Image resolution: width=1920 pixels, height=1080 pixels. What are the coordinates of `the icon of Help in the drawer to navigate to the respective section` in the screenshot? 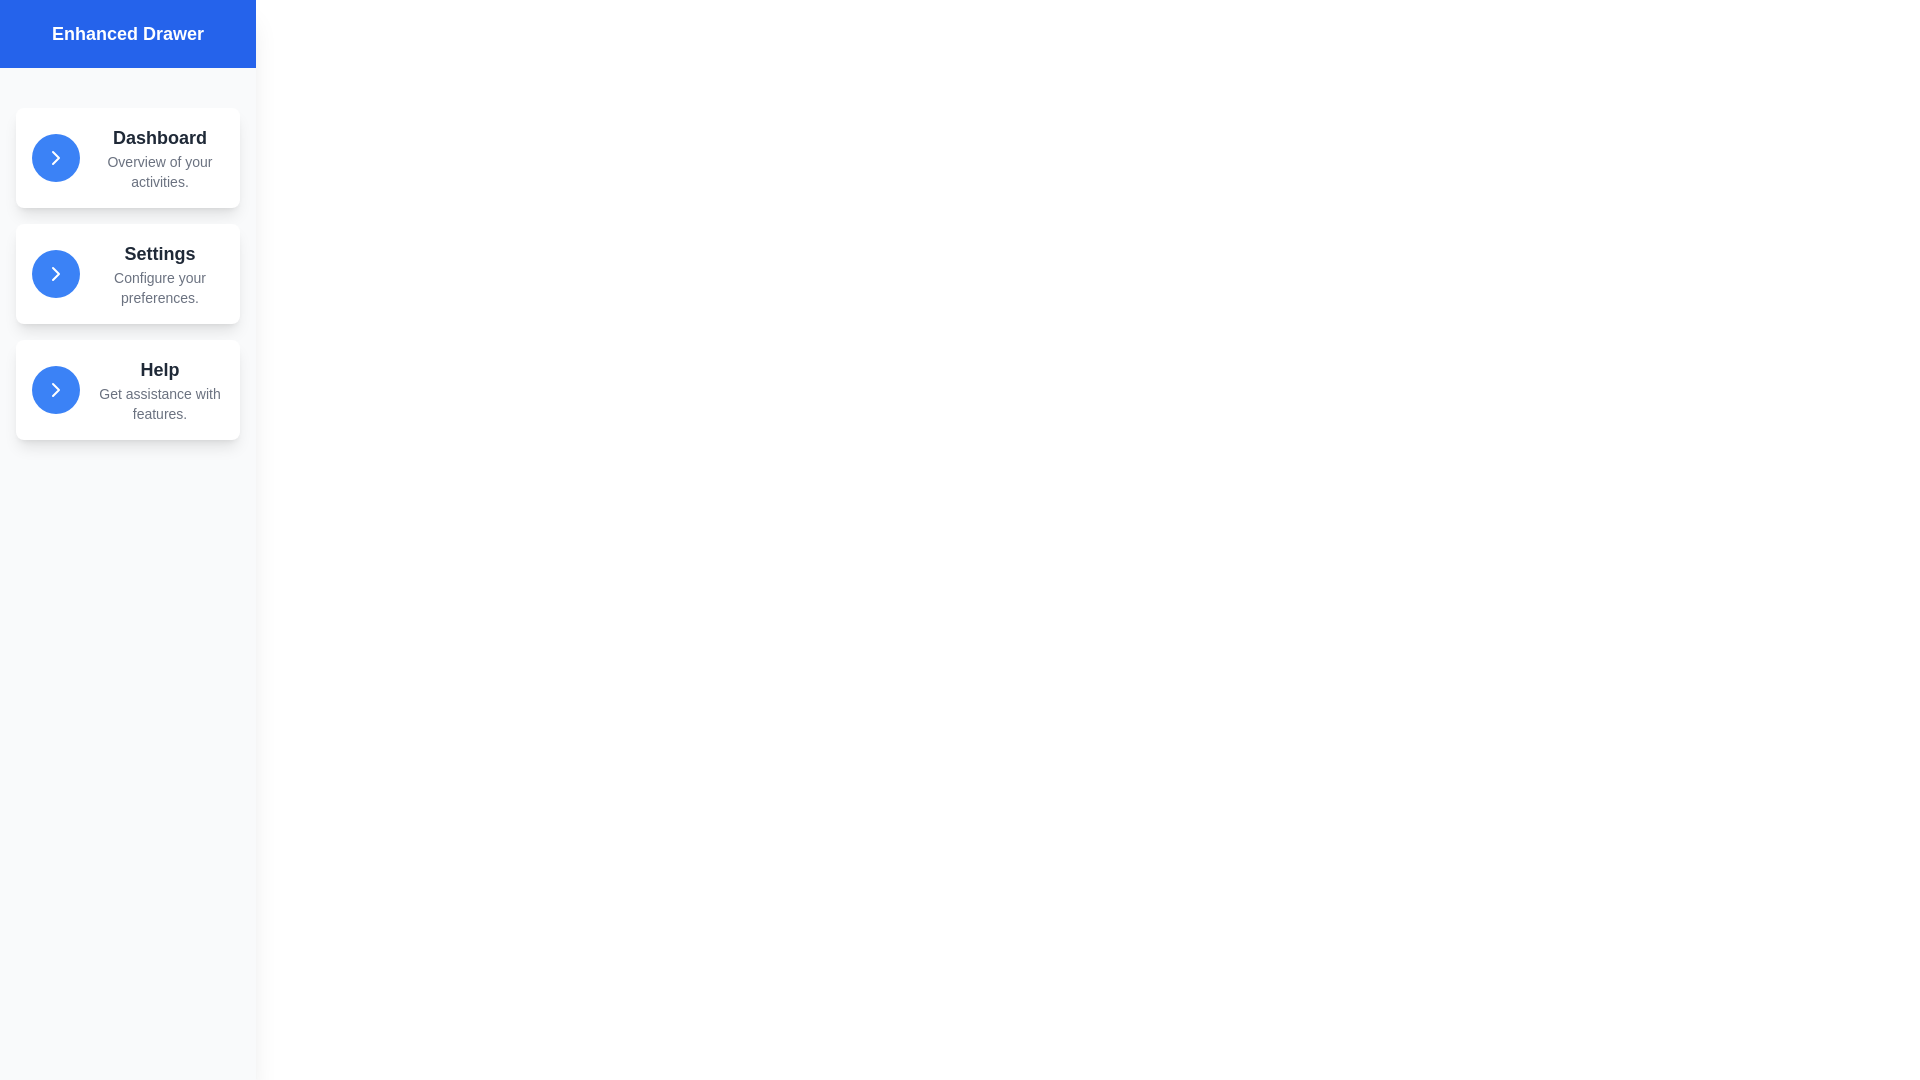 It's located at (56, 389).